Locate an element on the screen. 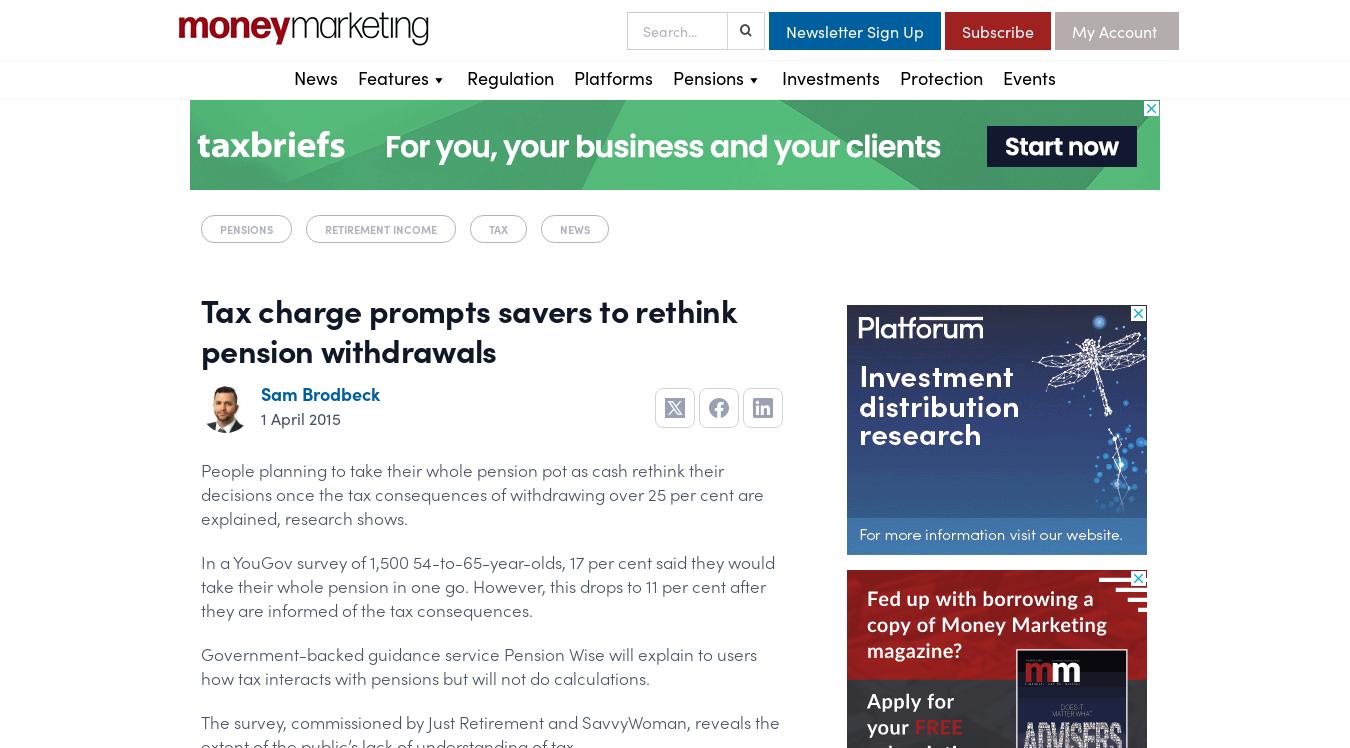 This screenshot has width=1350, height=748. 'MM Meets' is located at coordinates (397, 221).